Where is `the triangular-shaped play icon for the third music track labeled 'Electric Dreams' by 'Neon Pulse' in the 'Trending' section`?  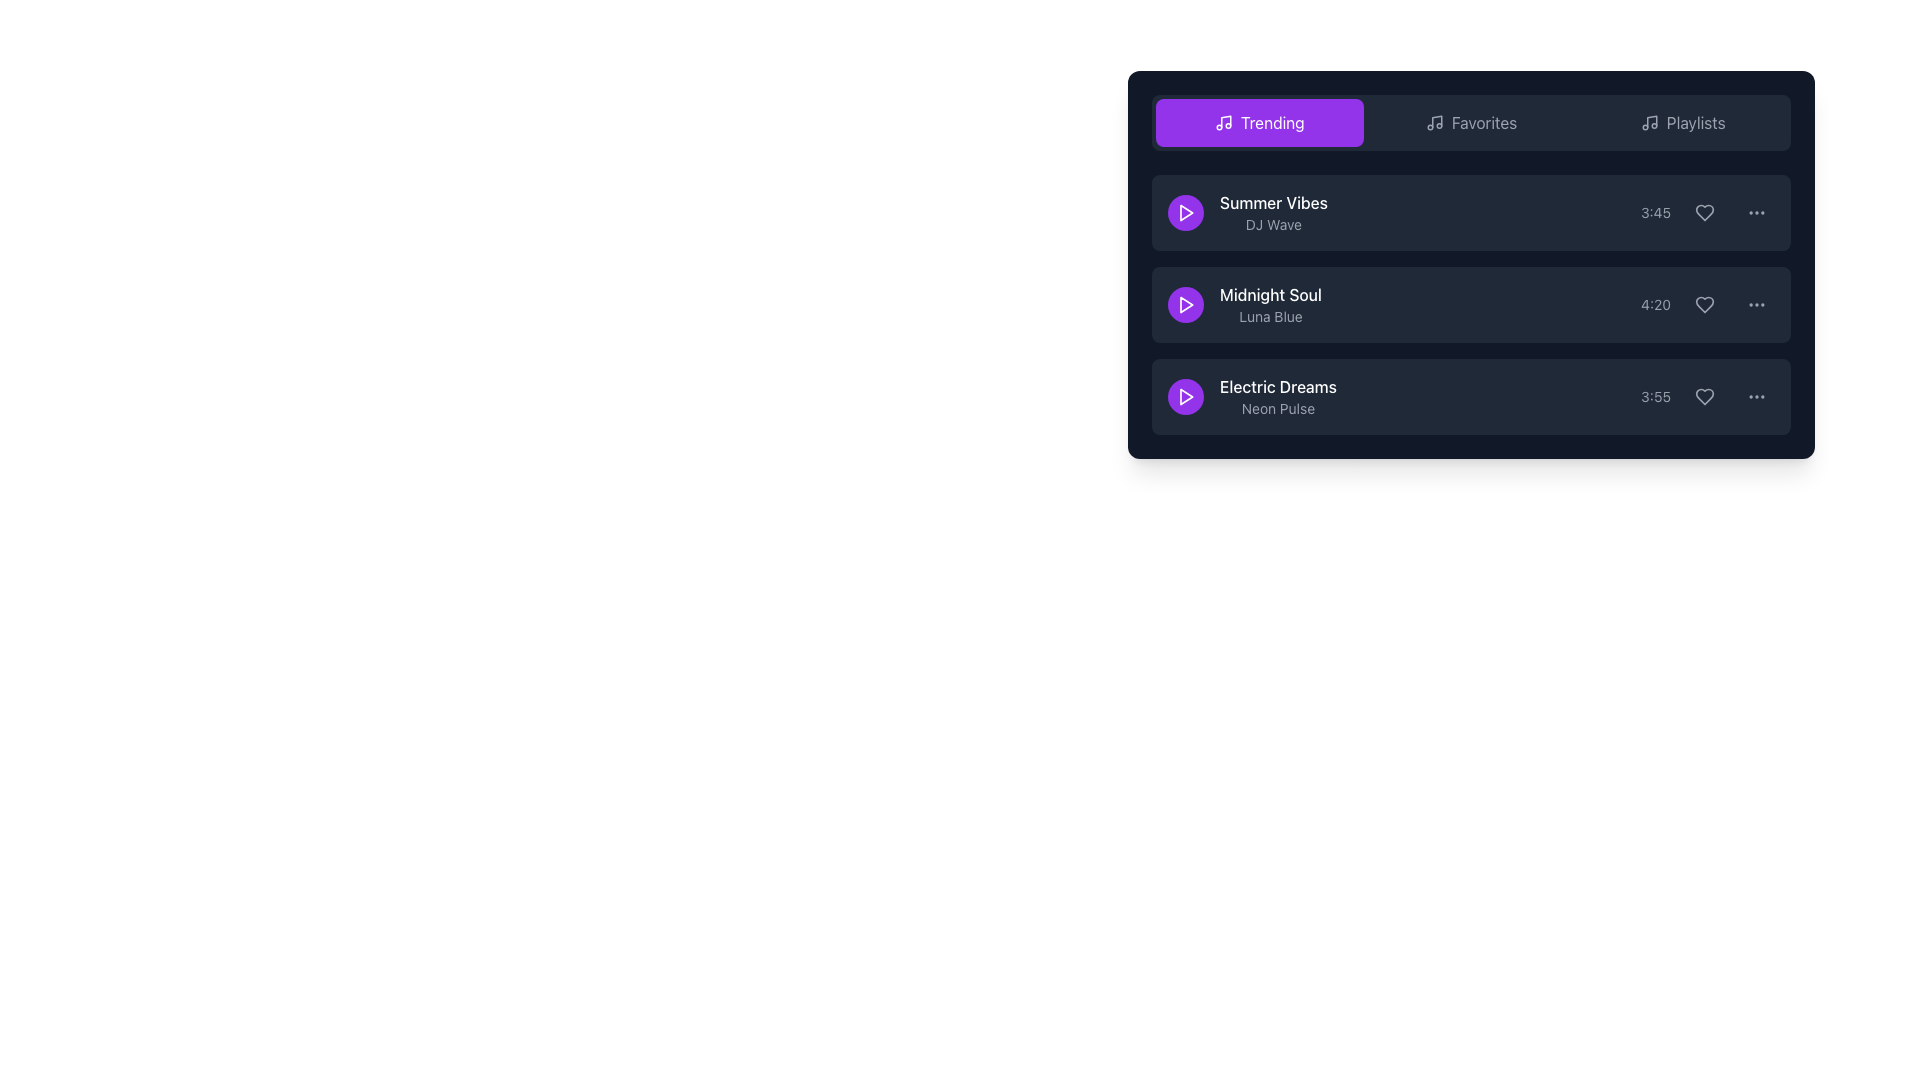 the triangular-shaped play icon for the third music track labeled 'Electric Dreams' by 'Neon Pulse' in the 'Trending' section is located at coordinates (1186, 397).